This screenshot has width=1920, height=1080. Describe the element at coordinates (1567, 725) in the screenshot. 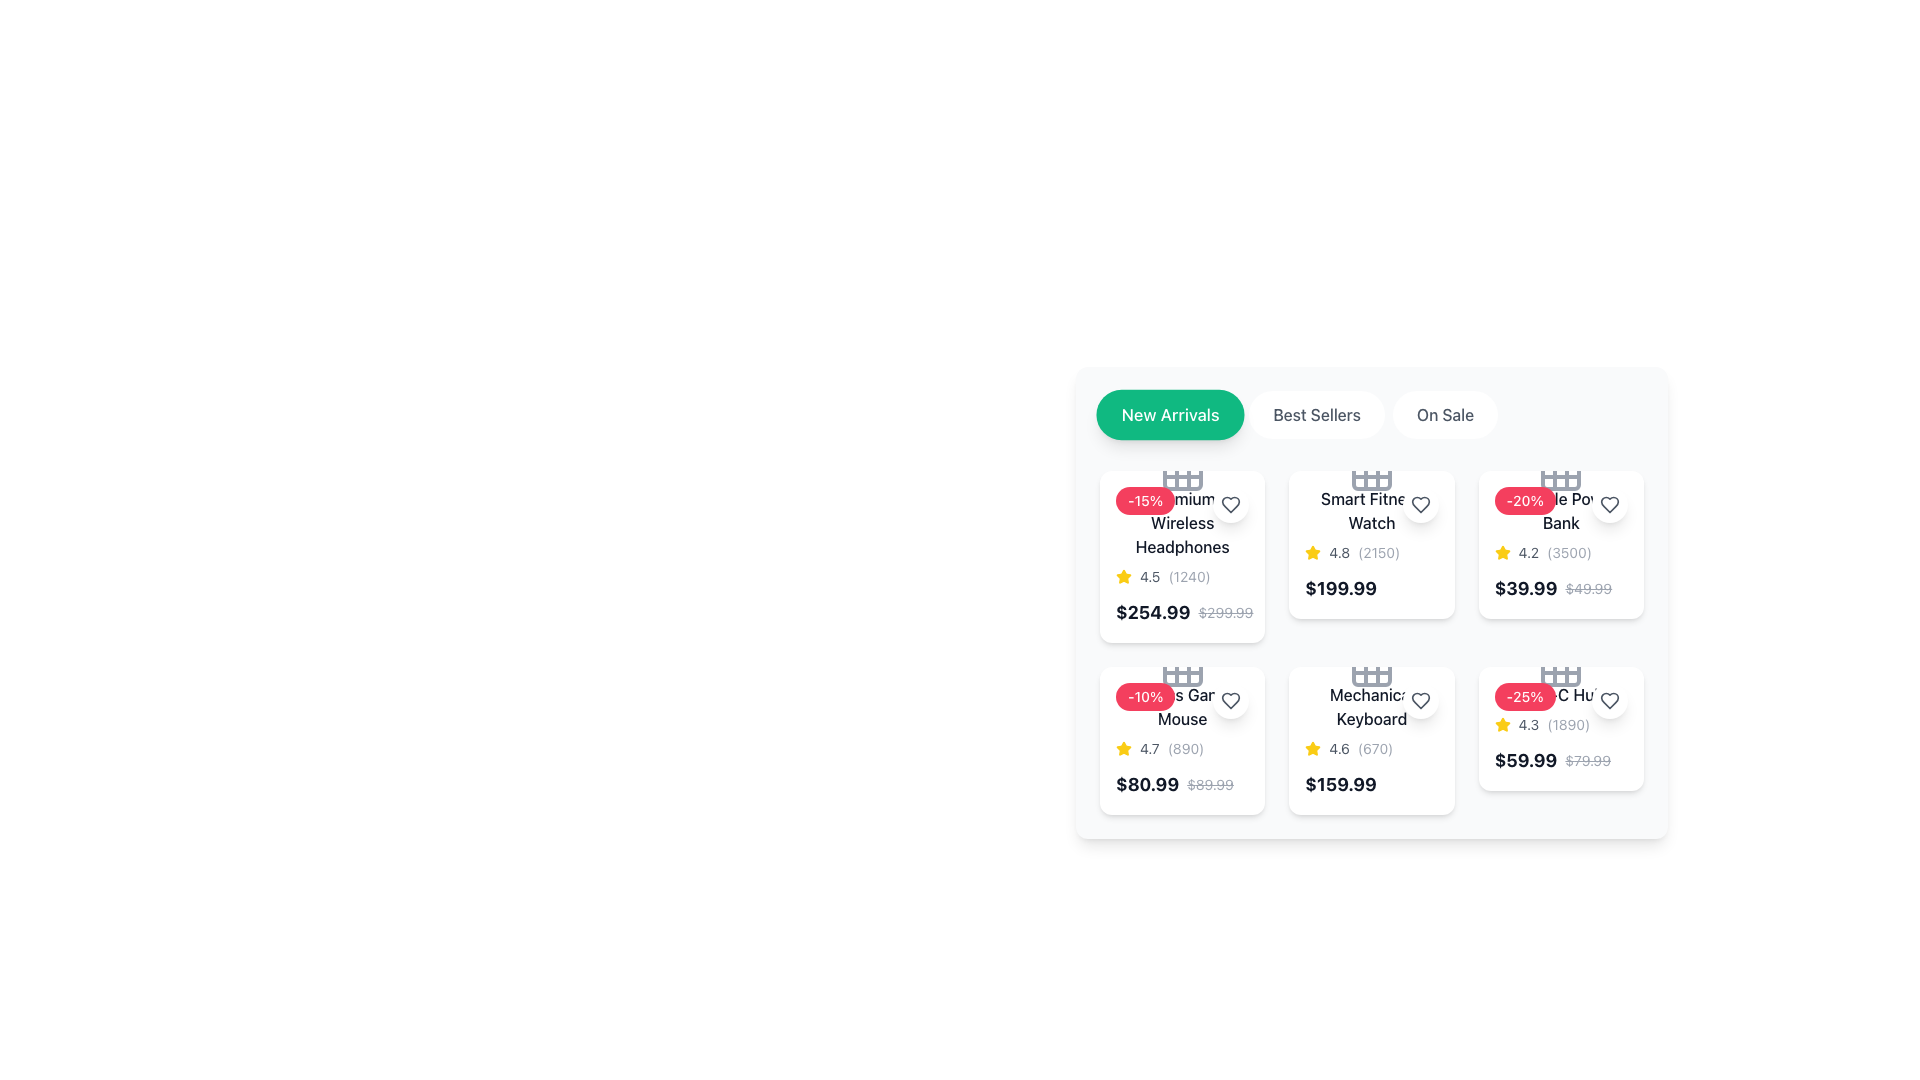

I see `the Text label that conveys the number of reviews or ratings associated with the product, located near the rating value '4.3' in the bottom-right card of the second row in the product grid` at that location.